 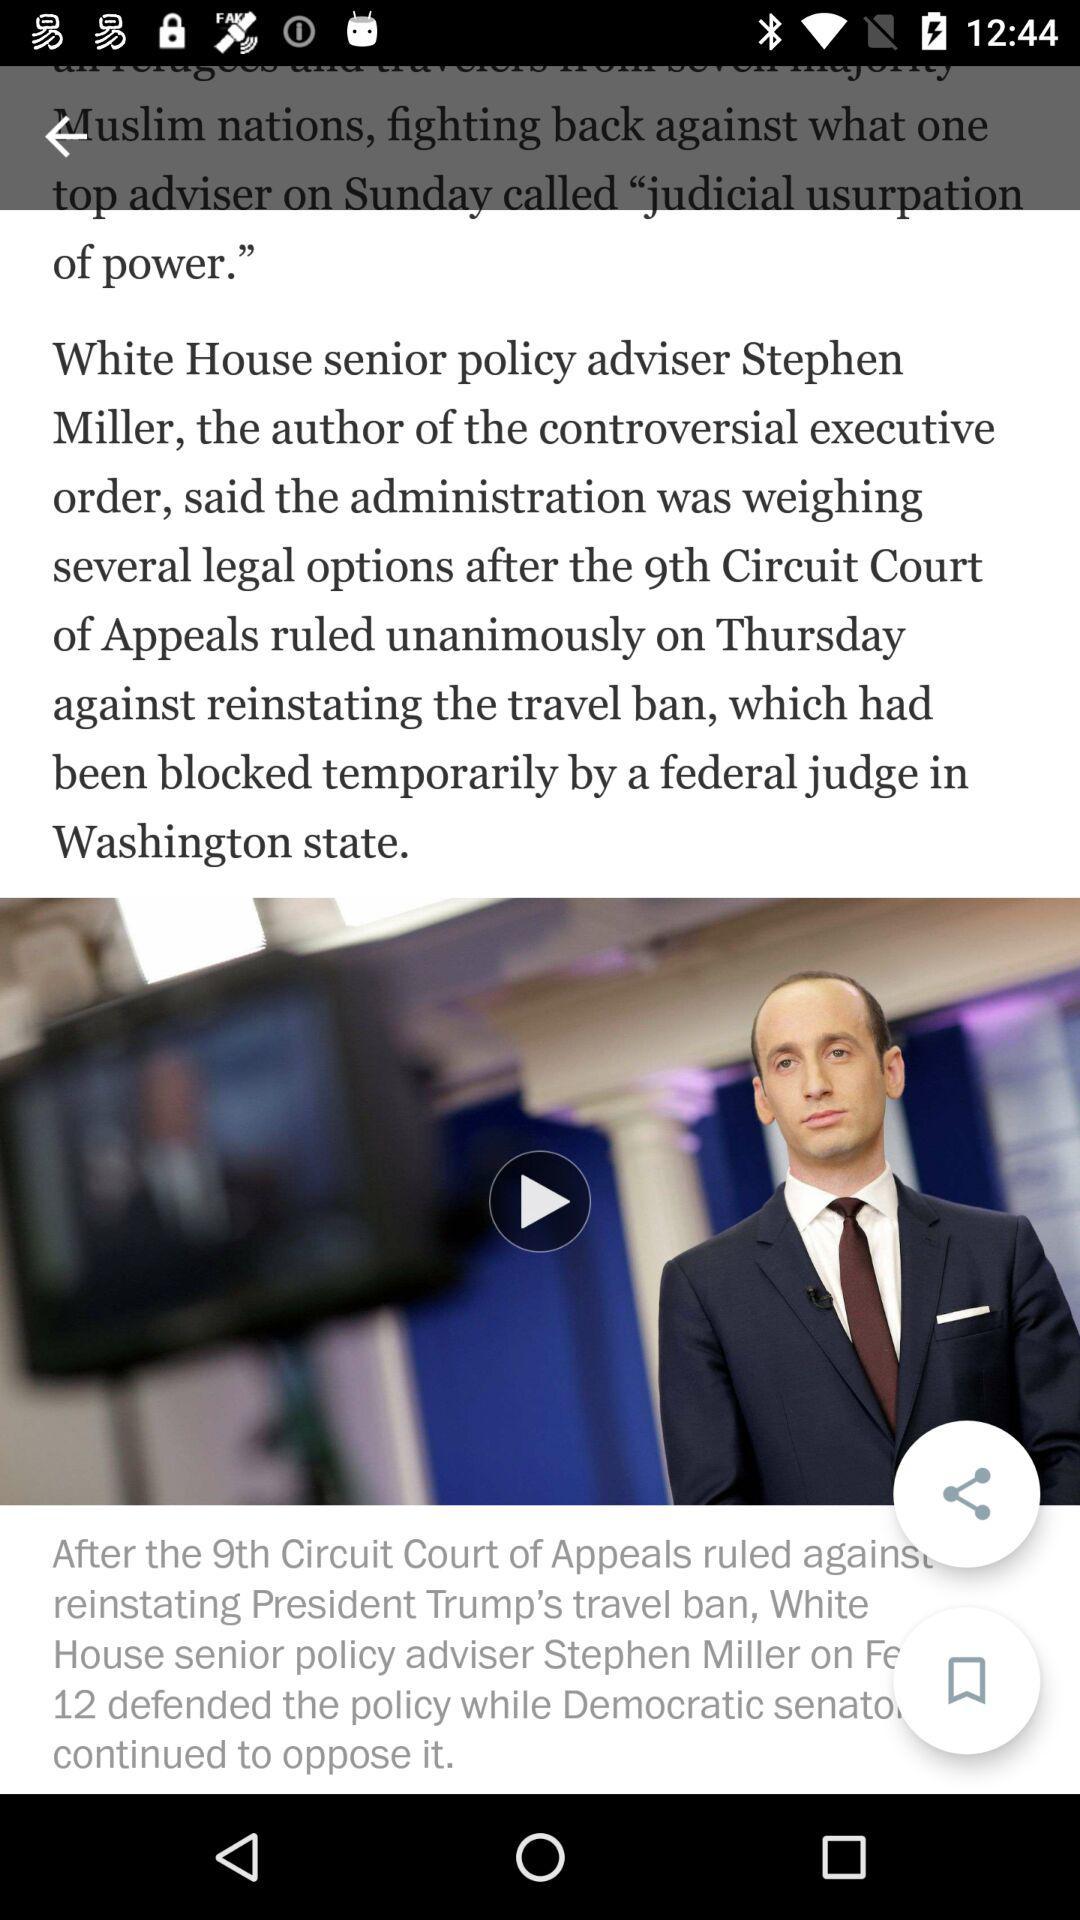 What do you see at coordinates (540, 1200) in the screenshot?
I see `video option` at bounding box center [540, 1200].